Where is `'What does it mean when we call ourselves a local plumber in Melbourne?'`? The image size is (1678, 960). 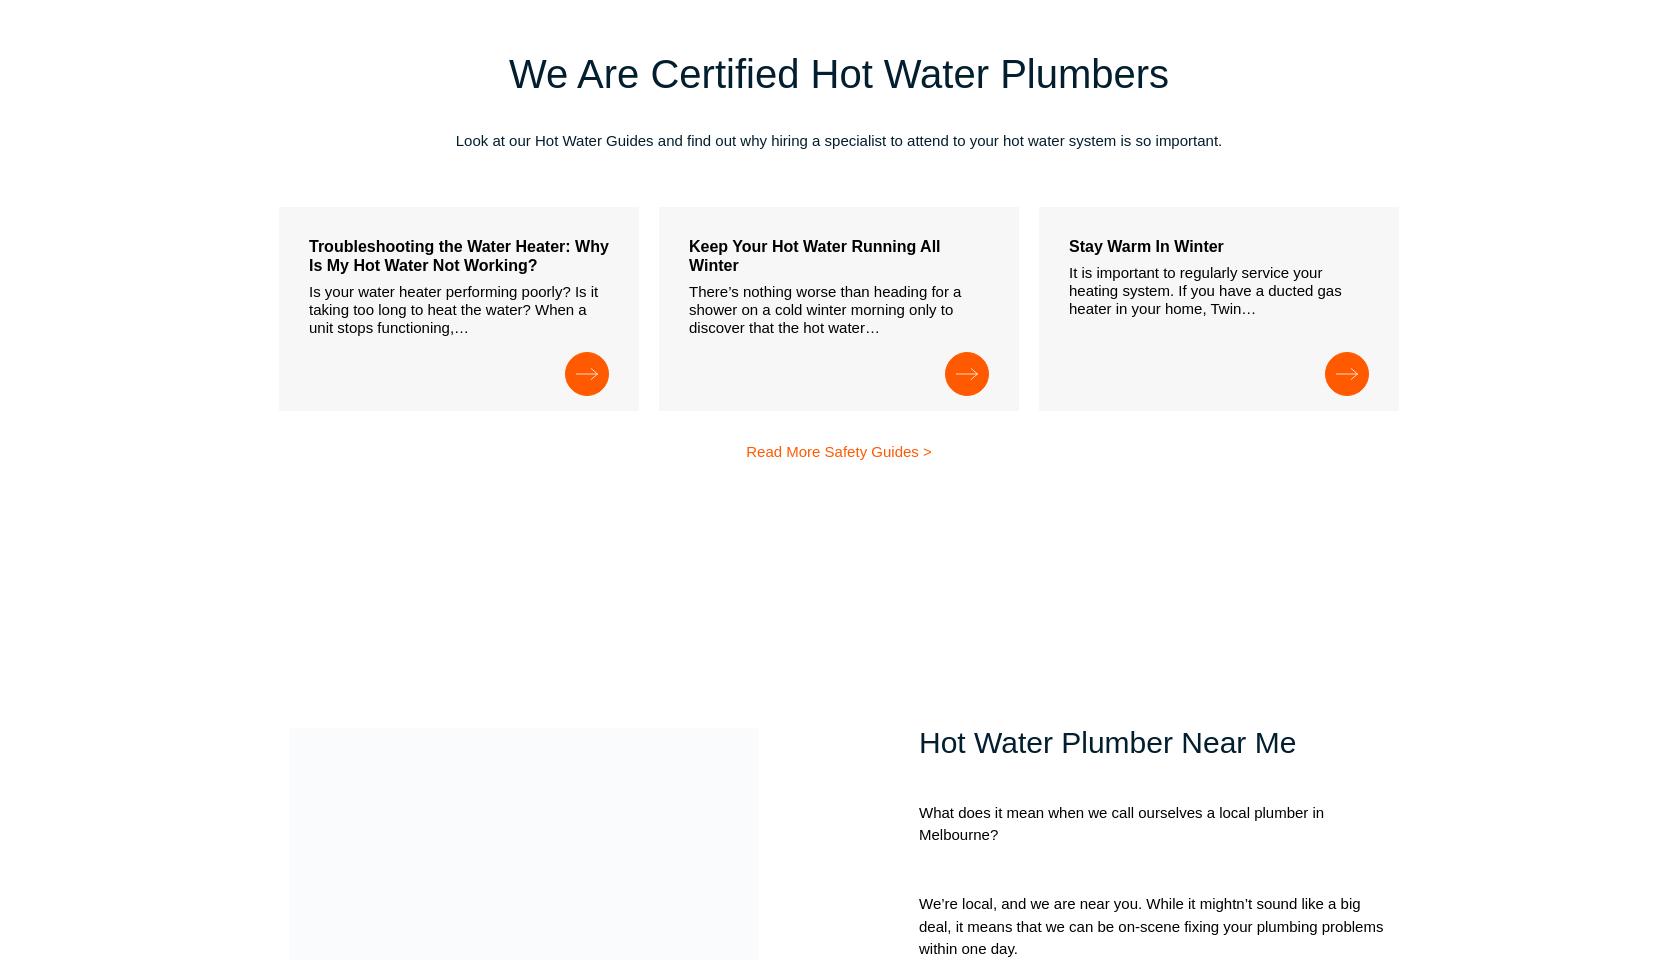 'What does it mean when we call ourselves a local plumber in Melbourne?' is located at coordinates (1121, 823).